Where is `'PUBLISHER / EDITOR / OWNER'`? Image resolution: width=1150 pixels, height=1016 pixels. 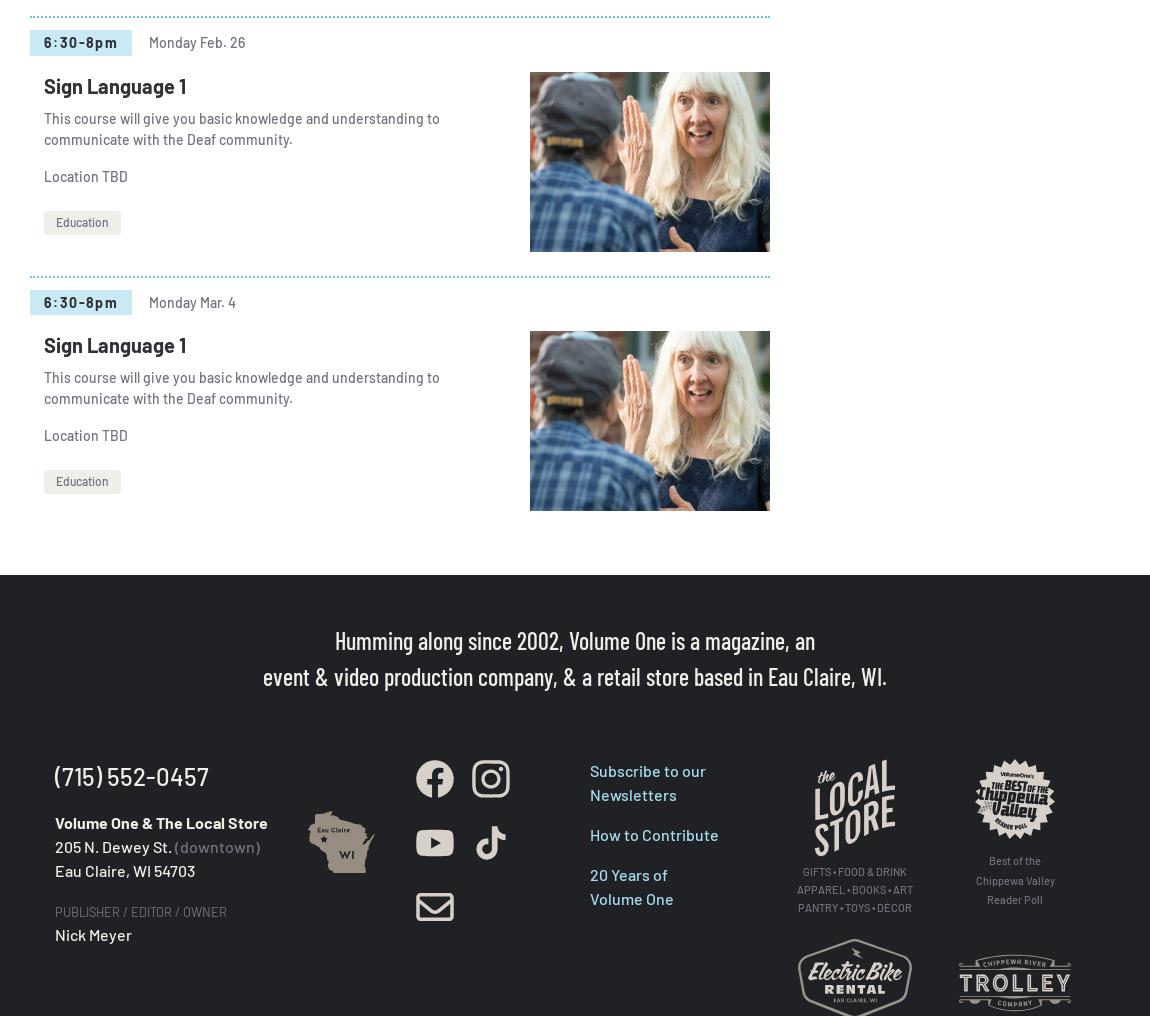 'PUBLISHER / EDITOR / OWNER' is located at coordinates (53, 910).